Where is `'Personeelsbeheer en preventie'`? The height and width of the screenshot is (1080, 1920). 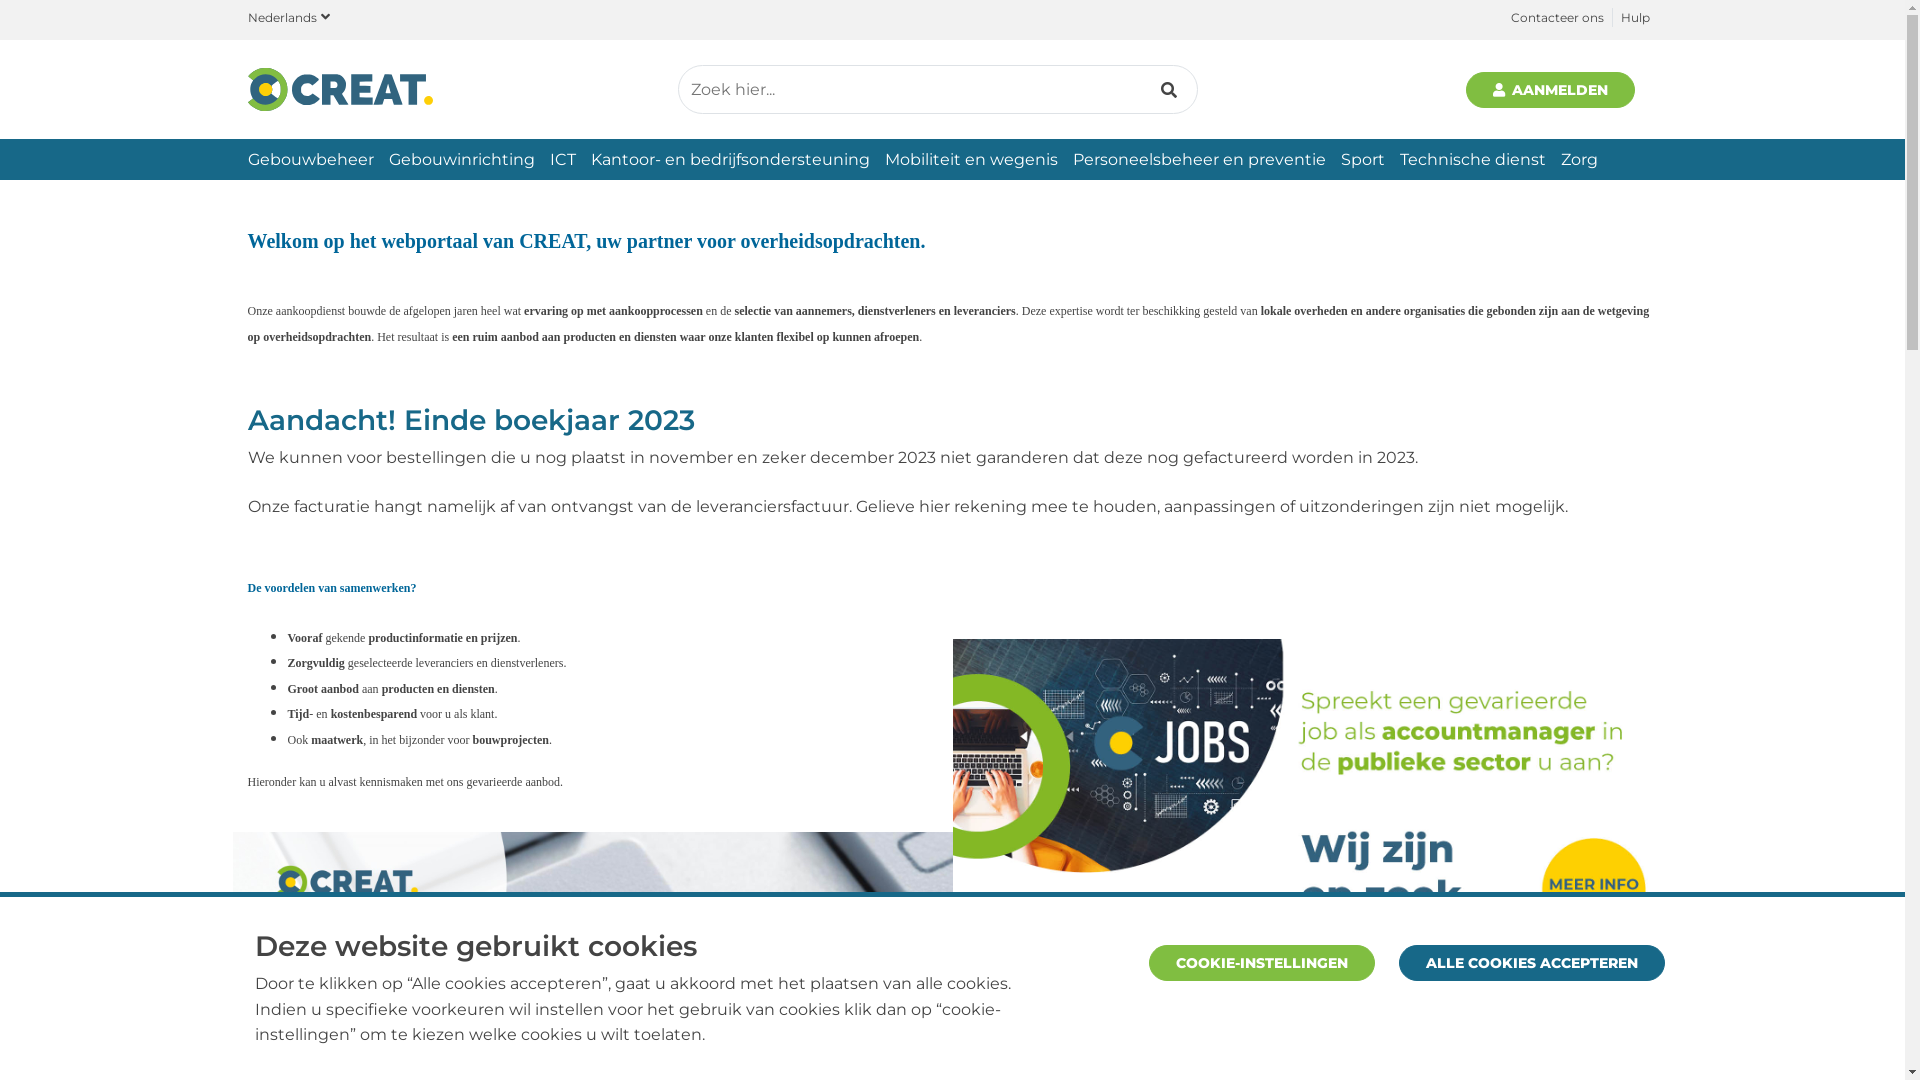
'Personeelsbeheer en preventie' is located at coordinates (1198, 158).